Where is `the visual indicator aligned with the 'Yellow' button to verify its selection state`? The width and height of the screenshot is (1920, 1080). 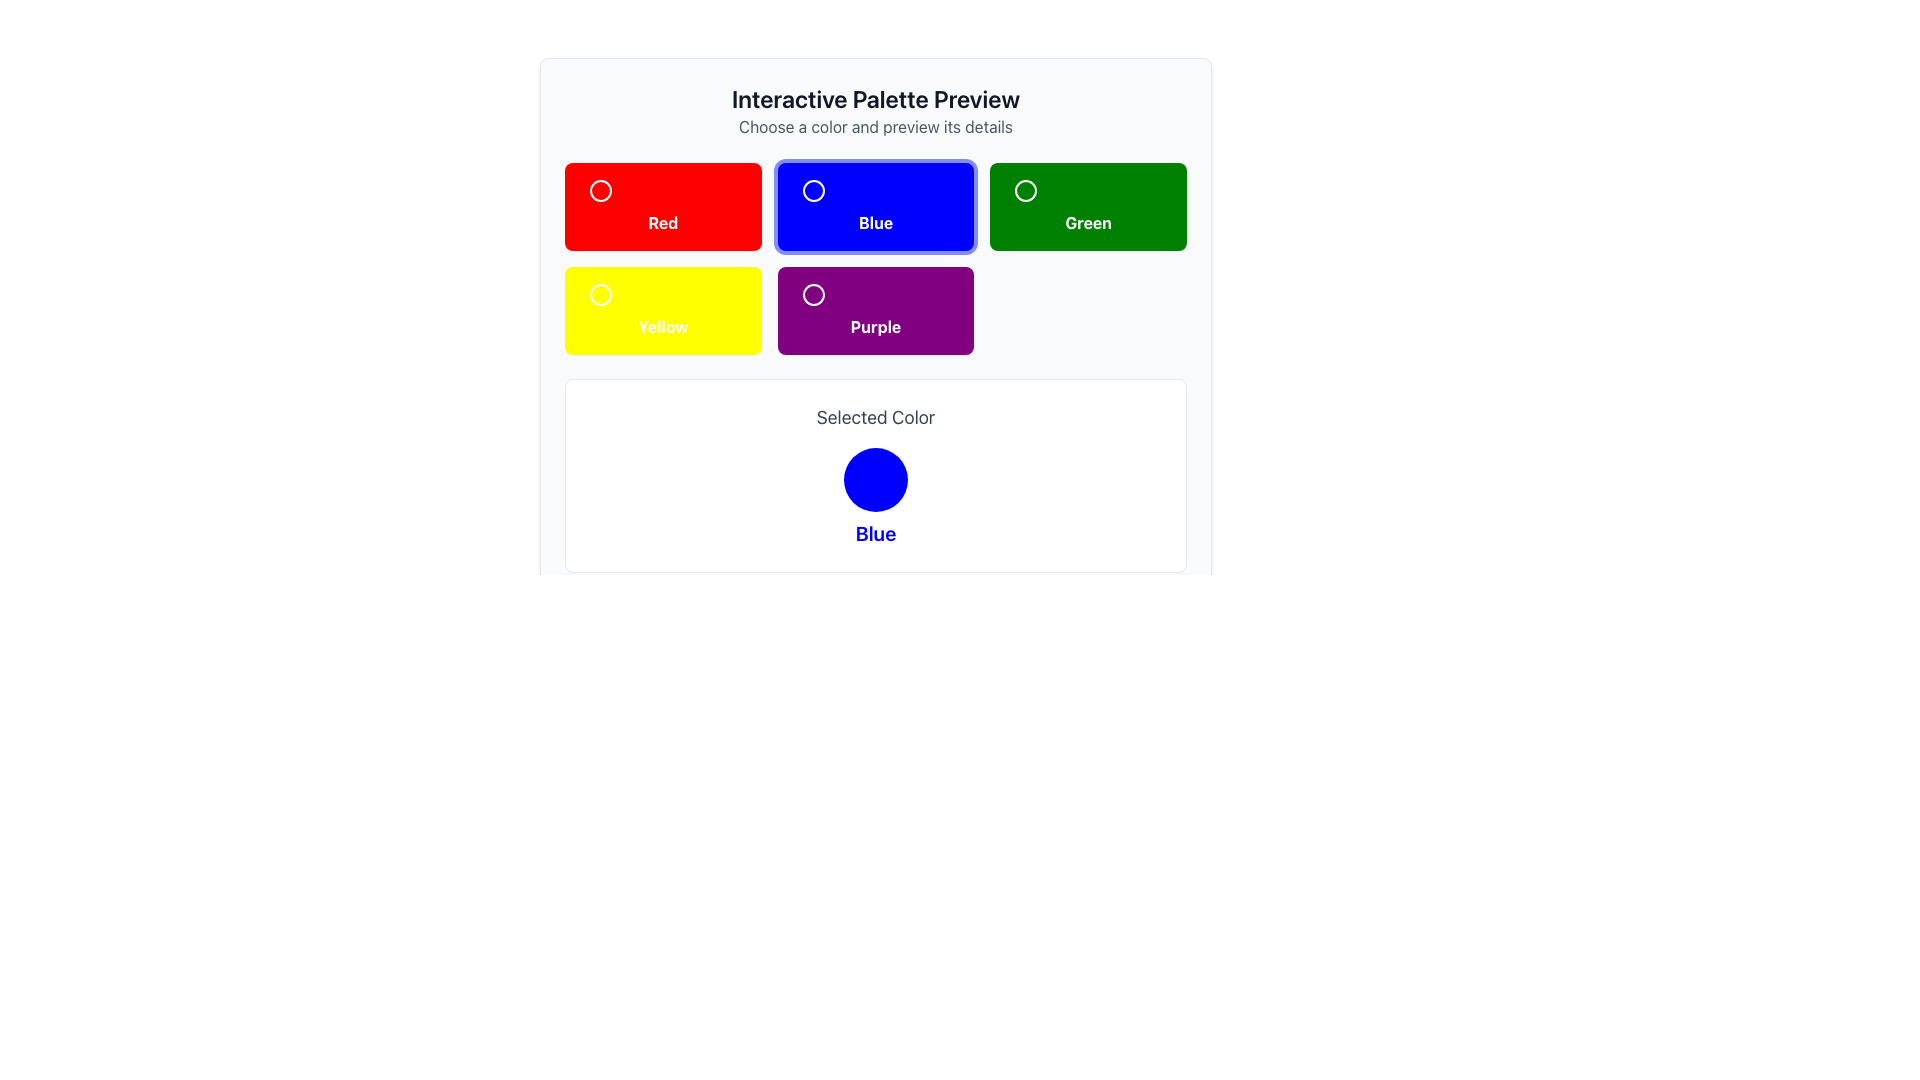 the visual indicator aligned with the 'Yellow' button to verify its selection state is located at coordinates (599, 294).